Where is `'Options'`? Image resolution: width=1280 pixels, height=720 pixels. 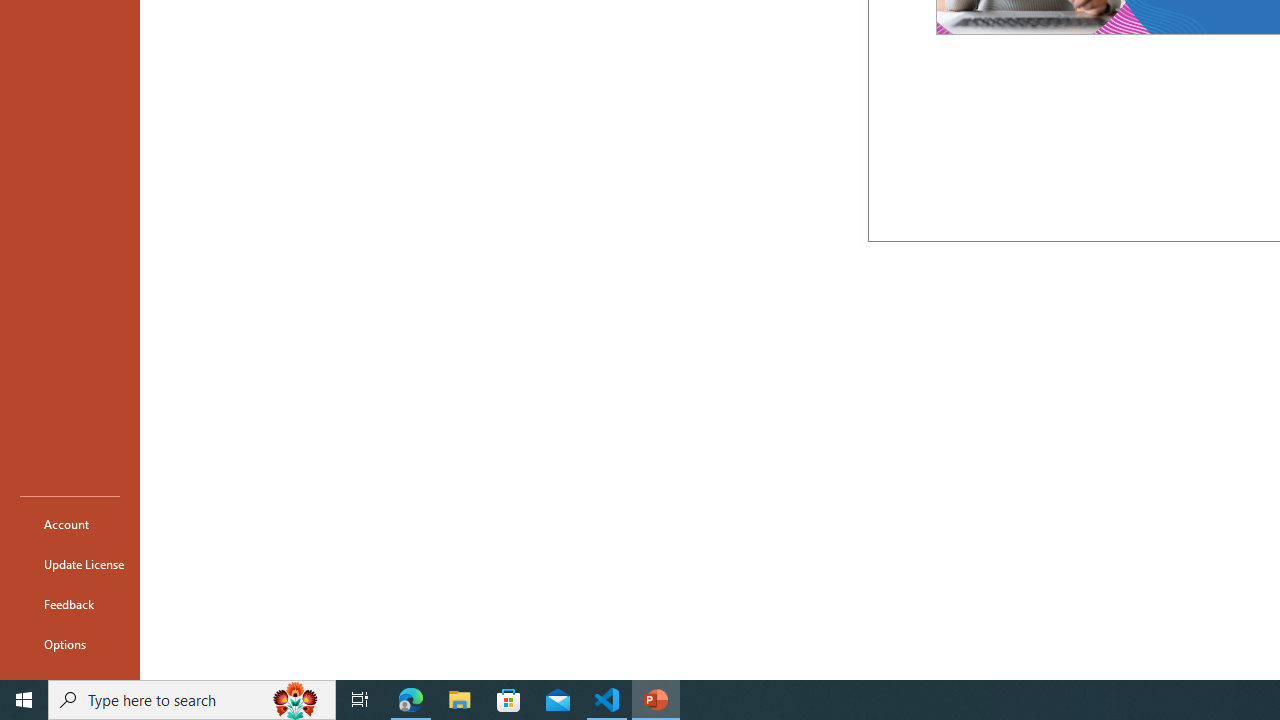
'Options' is located at coordinates (69, 644).